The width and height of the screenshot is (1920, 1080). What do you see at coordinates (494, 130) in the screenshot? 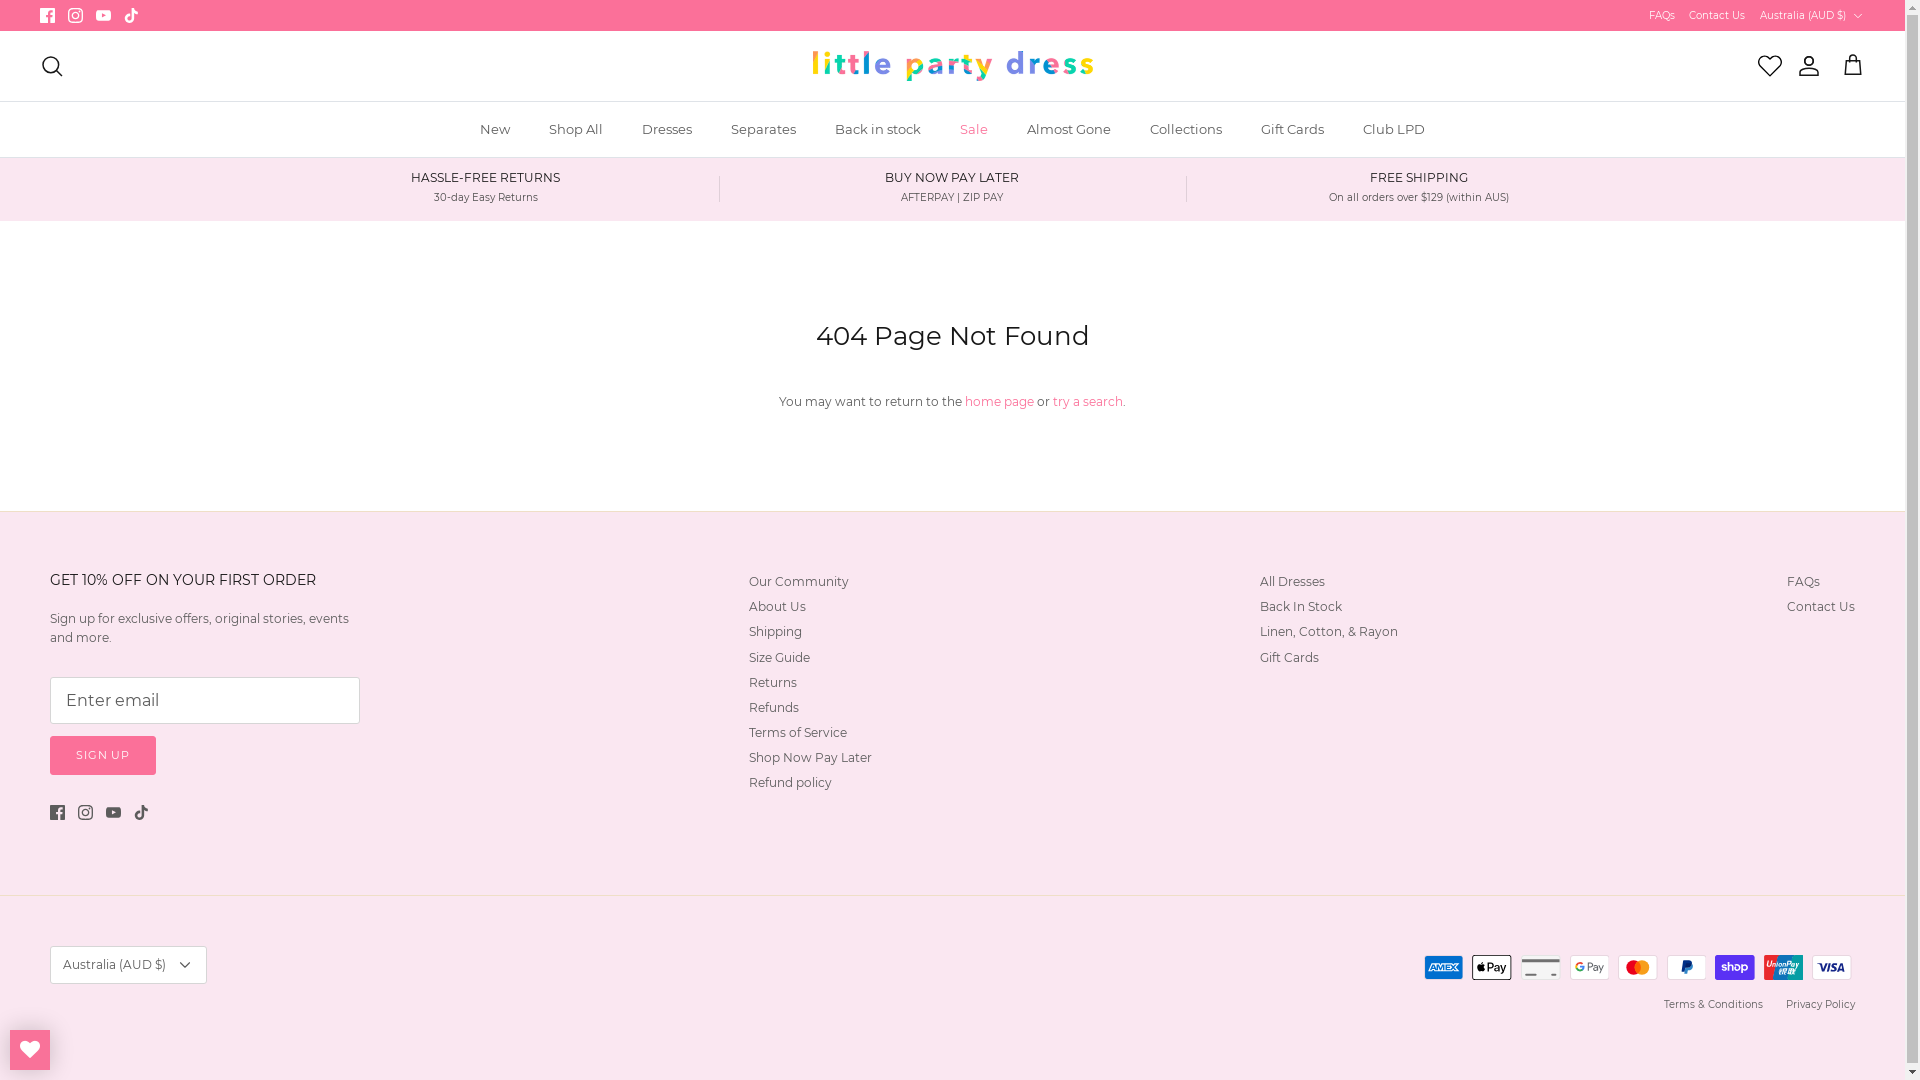
I see `'New'` at bounding box center [494, 130].